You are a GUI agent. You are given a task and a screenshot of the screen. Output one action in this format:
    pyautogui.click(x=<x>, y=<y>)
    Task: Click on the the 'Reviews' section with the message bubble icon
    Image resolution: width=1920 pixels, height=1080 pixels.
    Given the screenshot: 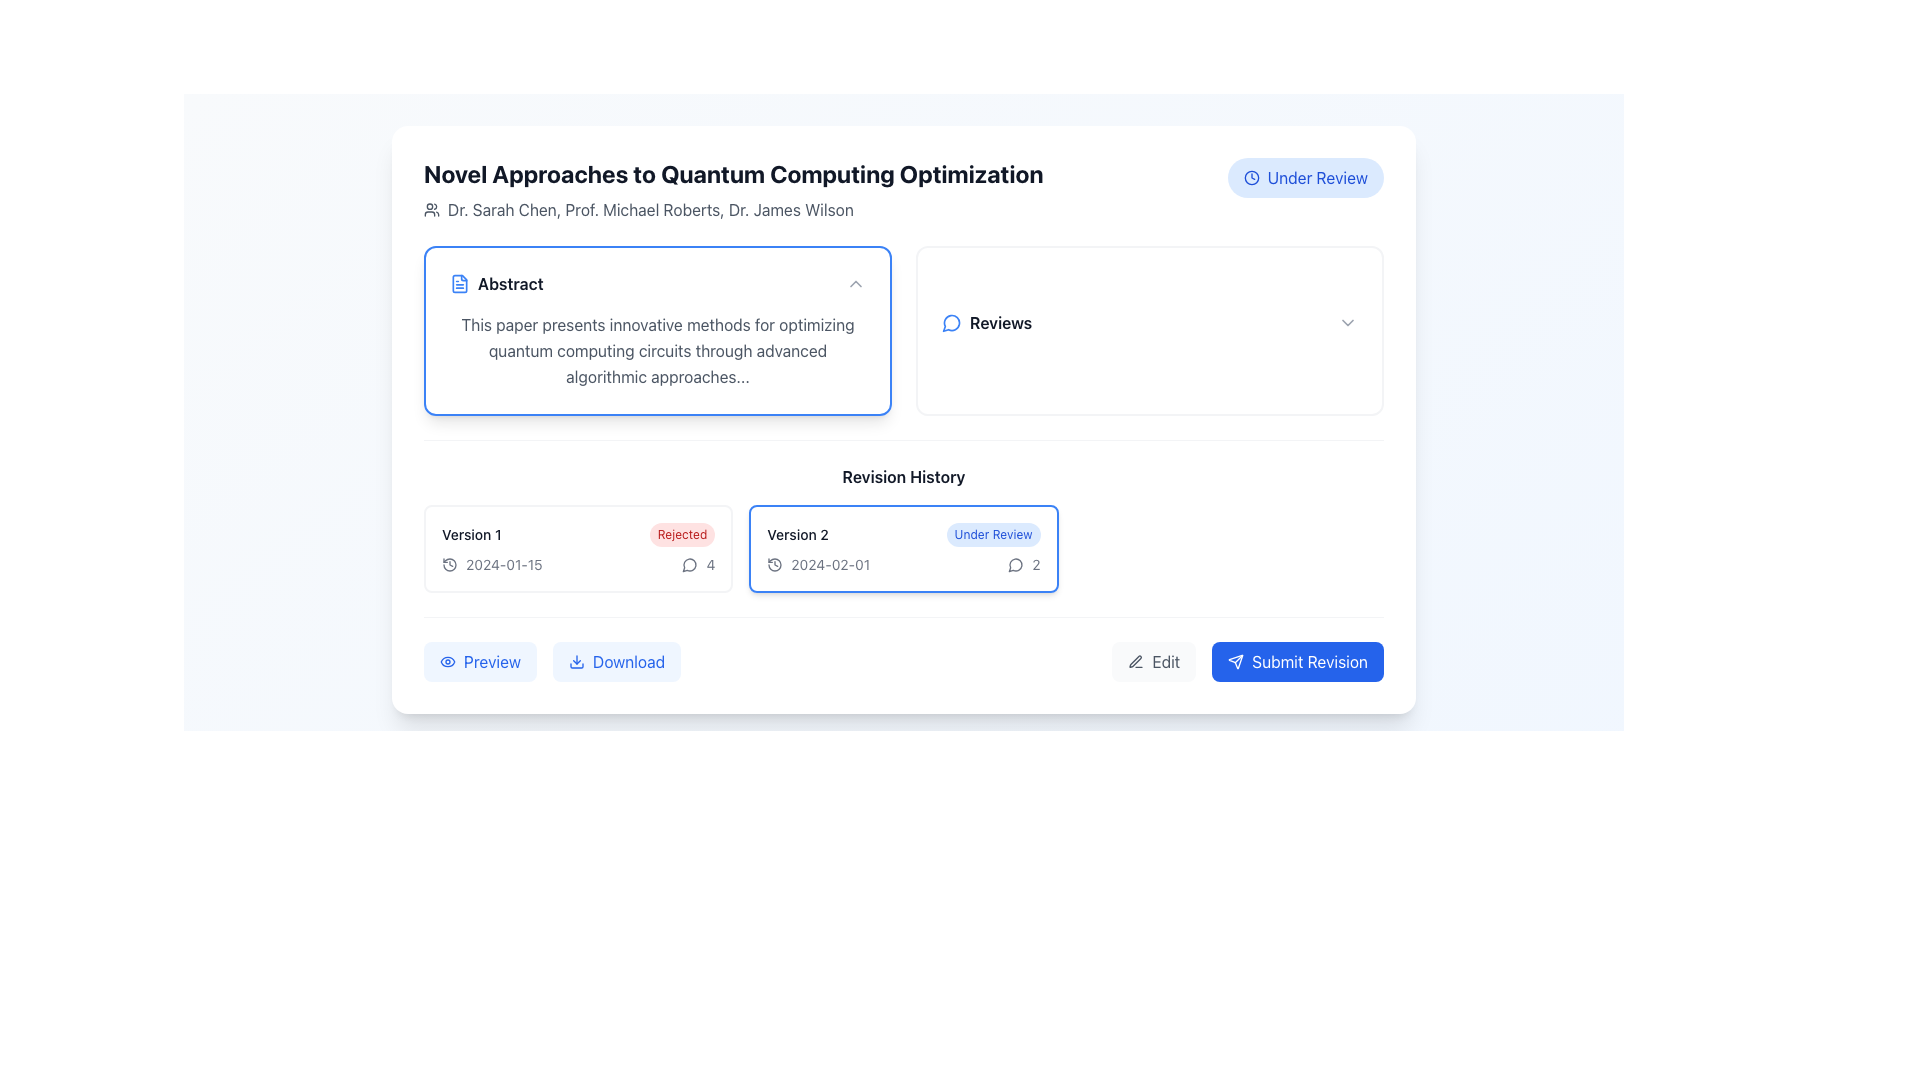 What is the action you would take?
    pyautogui.click(x=1150, y=322)
    